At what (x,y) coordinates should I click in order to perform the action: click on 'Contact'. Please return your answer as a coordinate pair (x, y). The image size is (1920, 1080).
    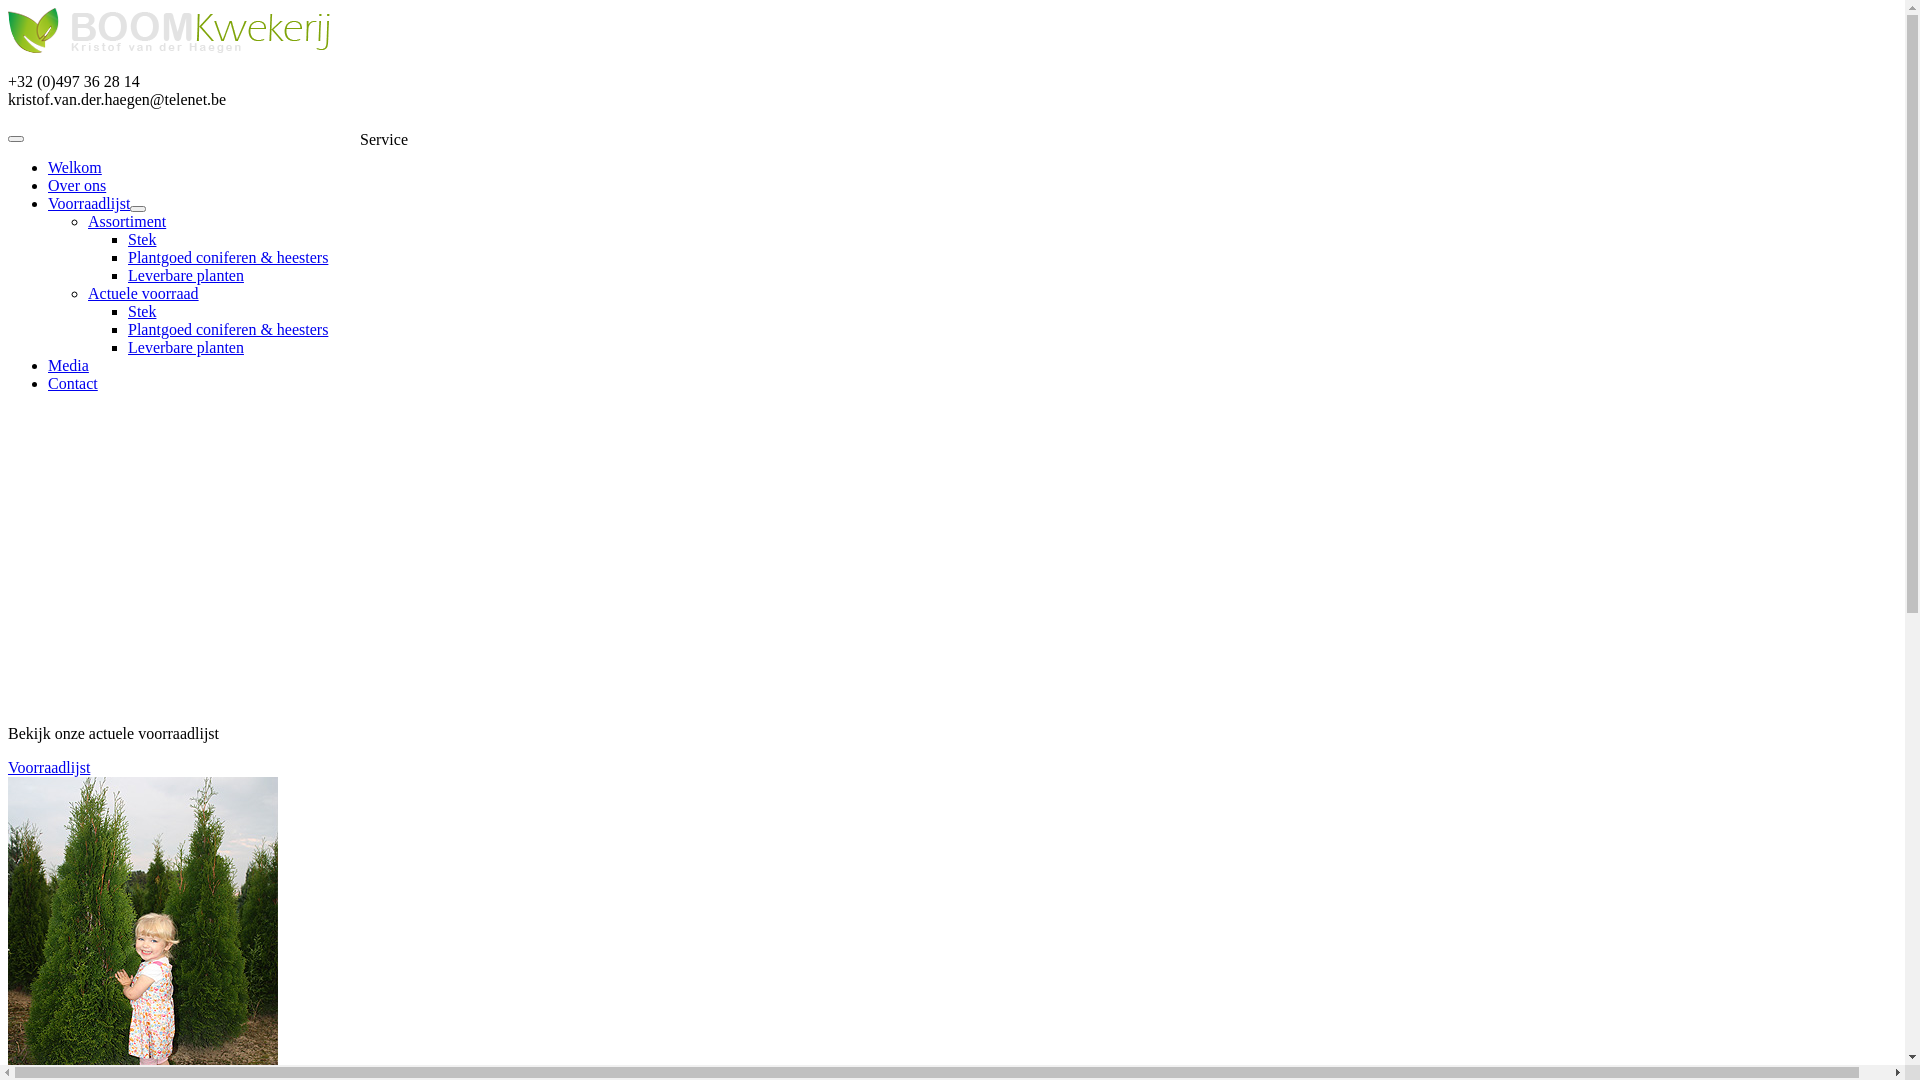
    Looking at the image, I should click on (72, 383).